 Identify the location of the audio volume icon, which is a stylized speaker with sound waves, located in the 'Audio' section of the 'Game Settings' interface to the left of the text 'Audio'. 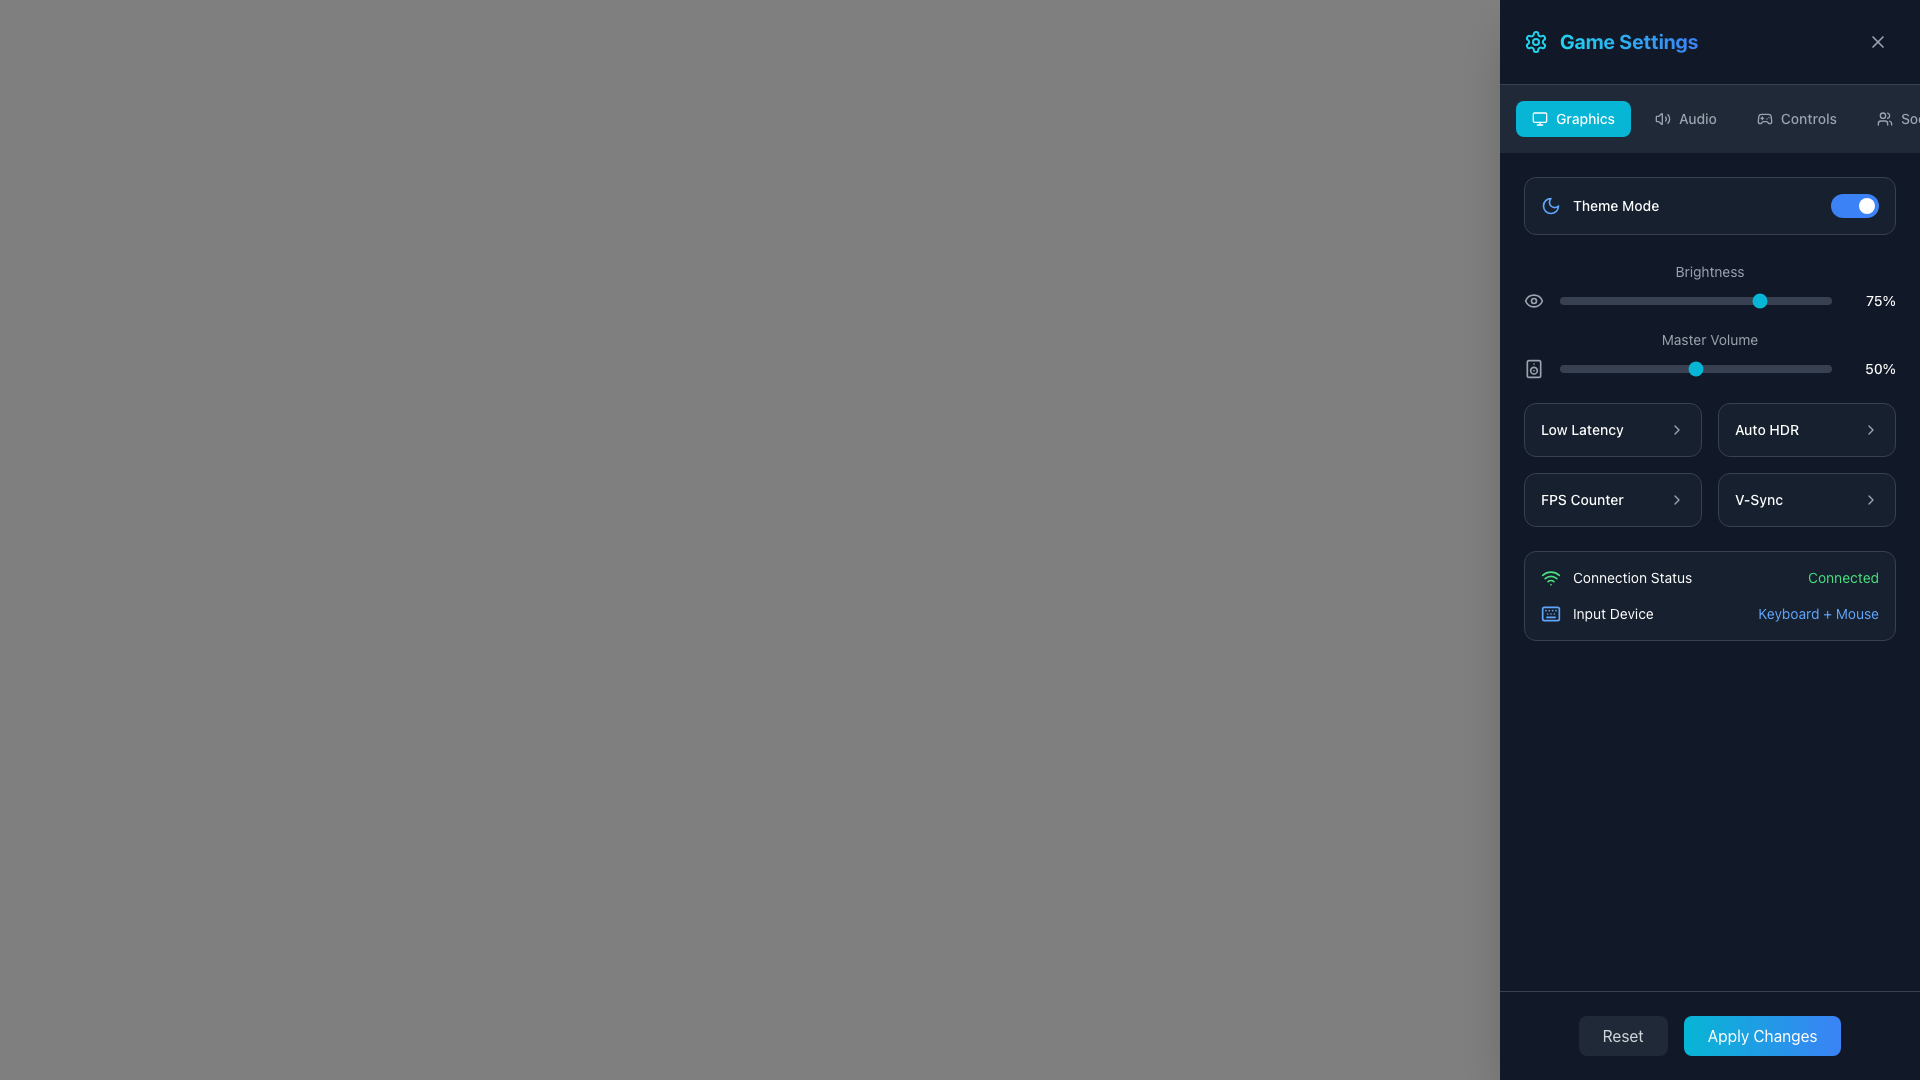
(1663, 119).